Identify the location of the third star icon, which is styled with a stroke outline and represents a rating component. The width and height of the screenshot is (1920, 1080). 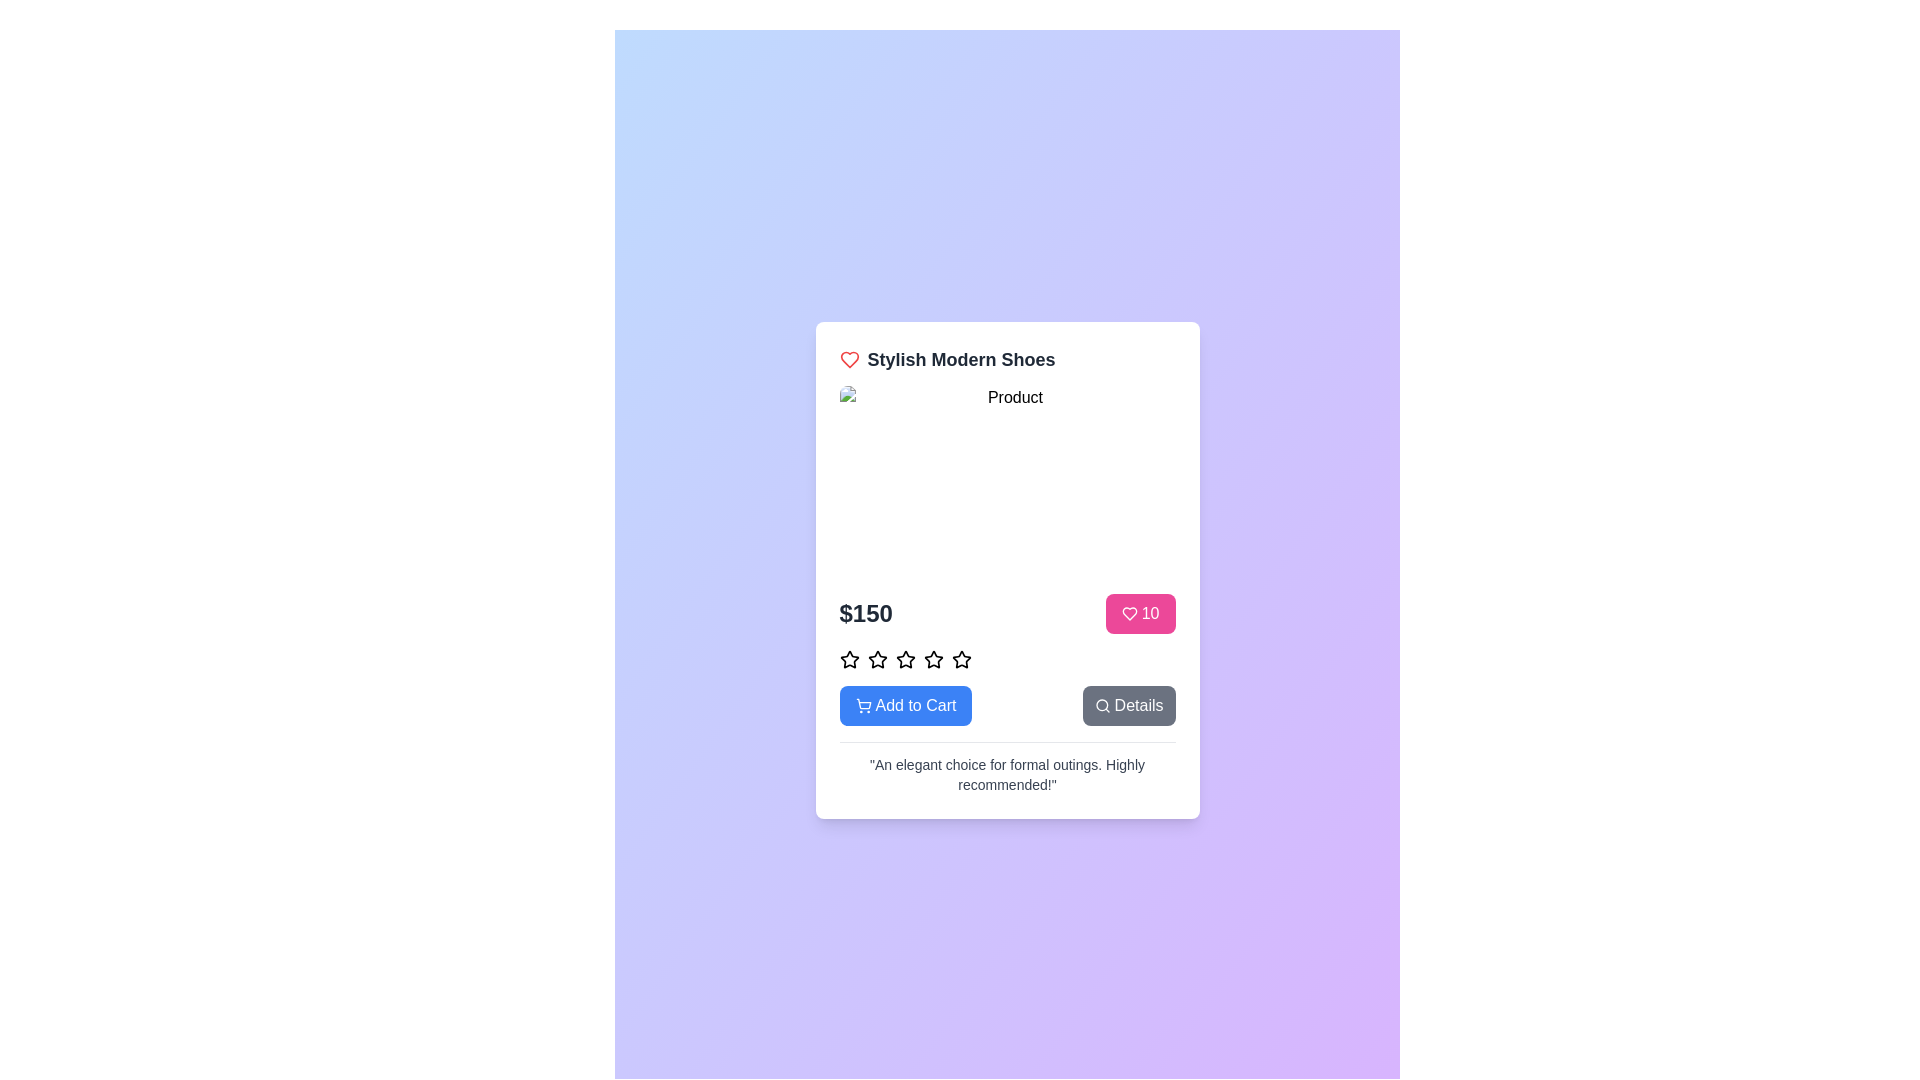
(877, 659).